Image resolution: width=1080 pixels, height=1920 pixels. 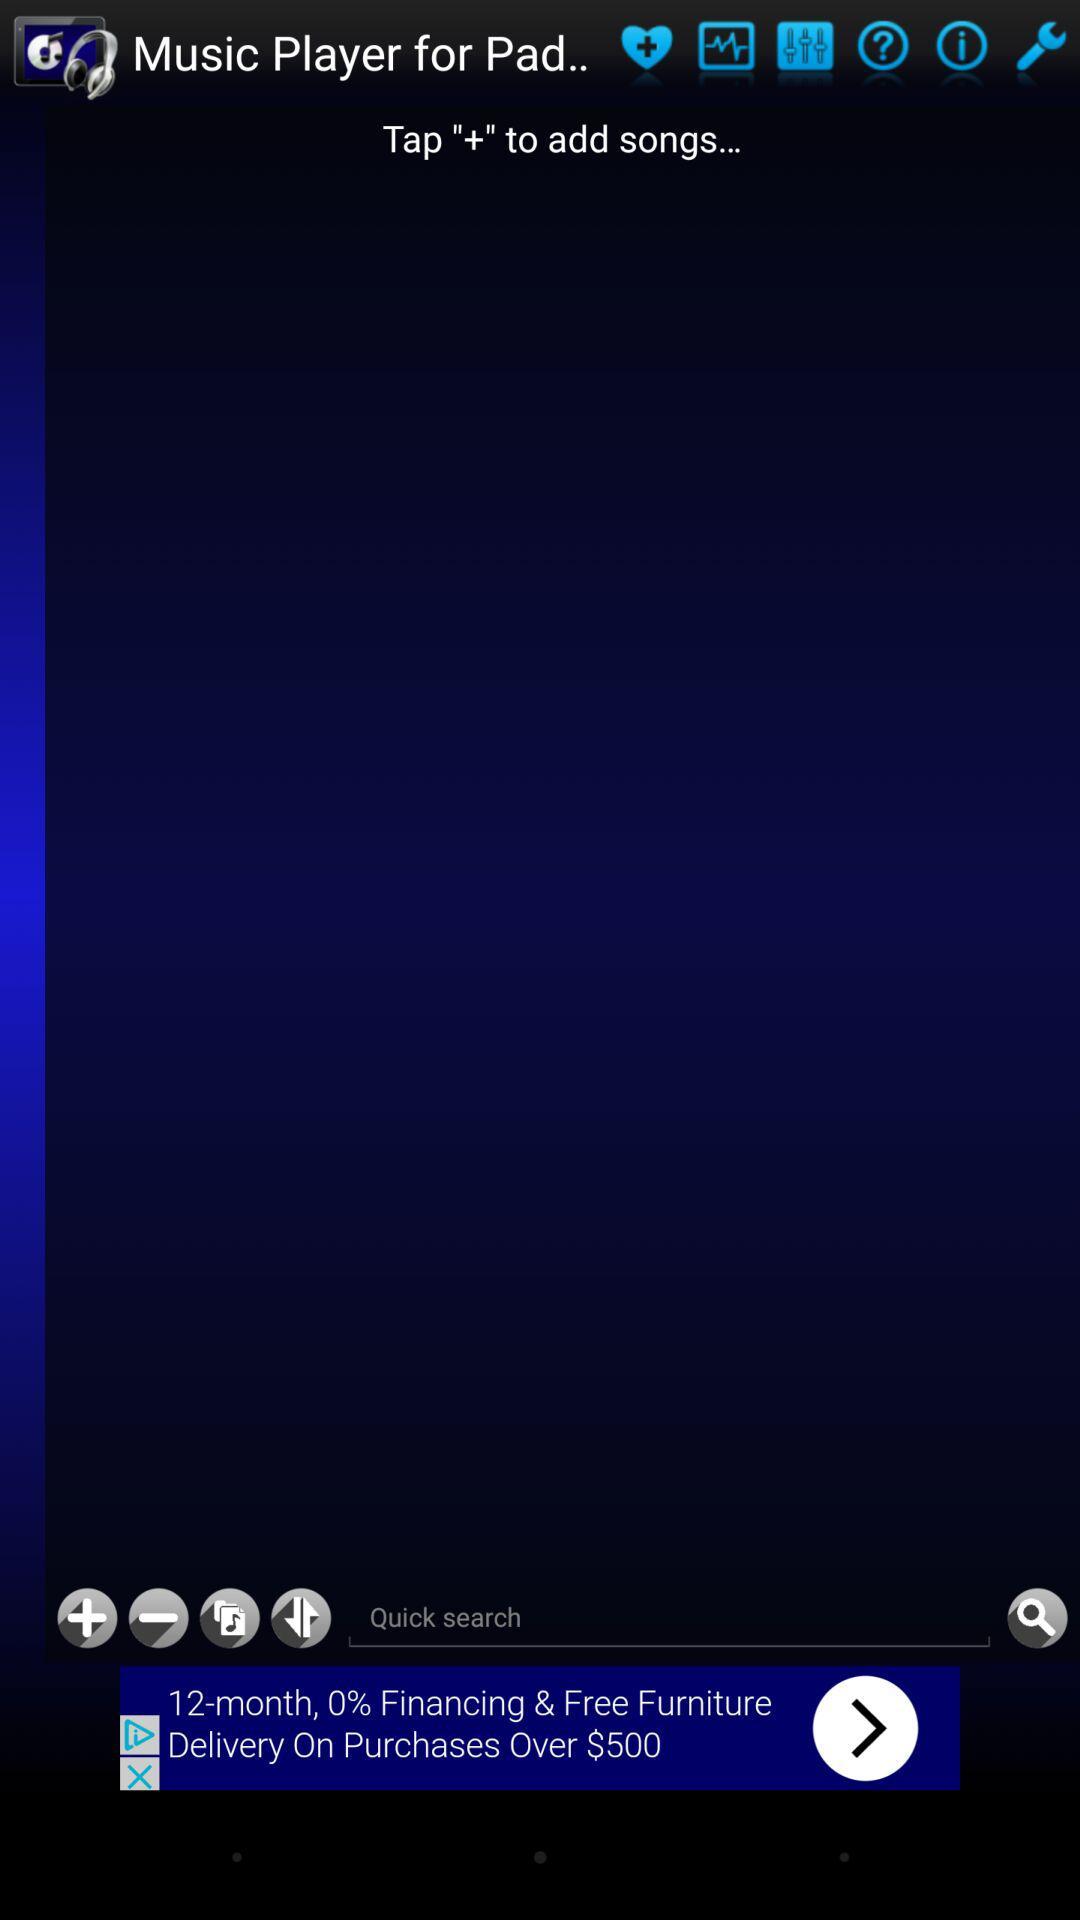 What do you see at coordinates (157, 1618) in the screenshot?
I see `minimize maximize minus plus` at bounding box center [157, 1618].